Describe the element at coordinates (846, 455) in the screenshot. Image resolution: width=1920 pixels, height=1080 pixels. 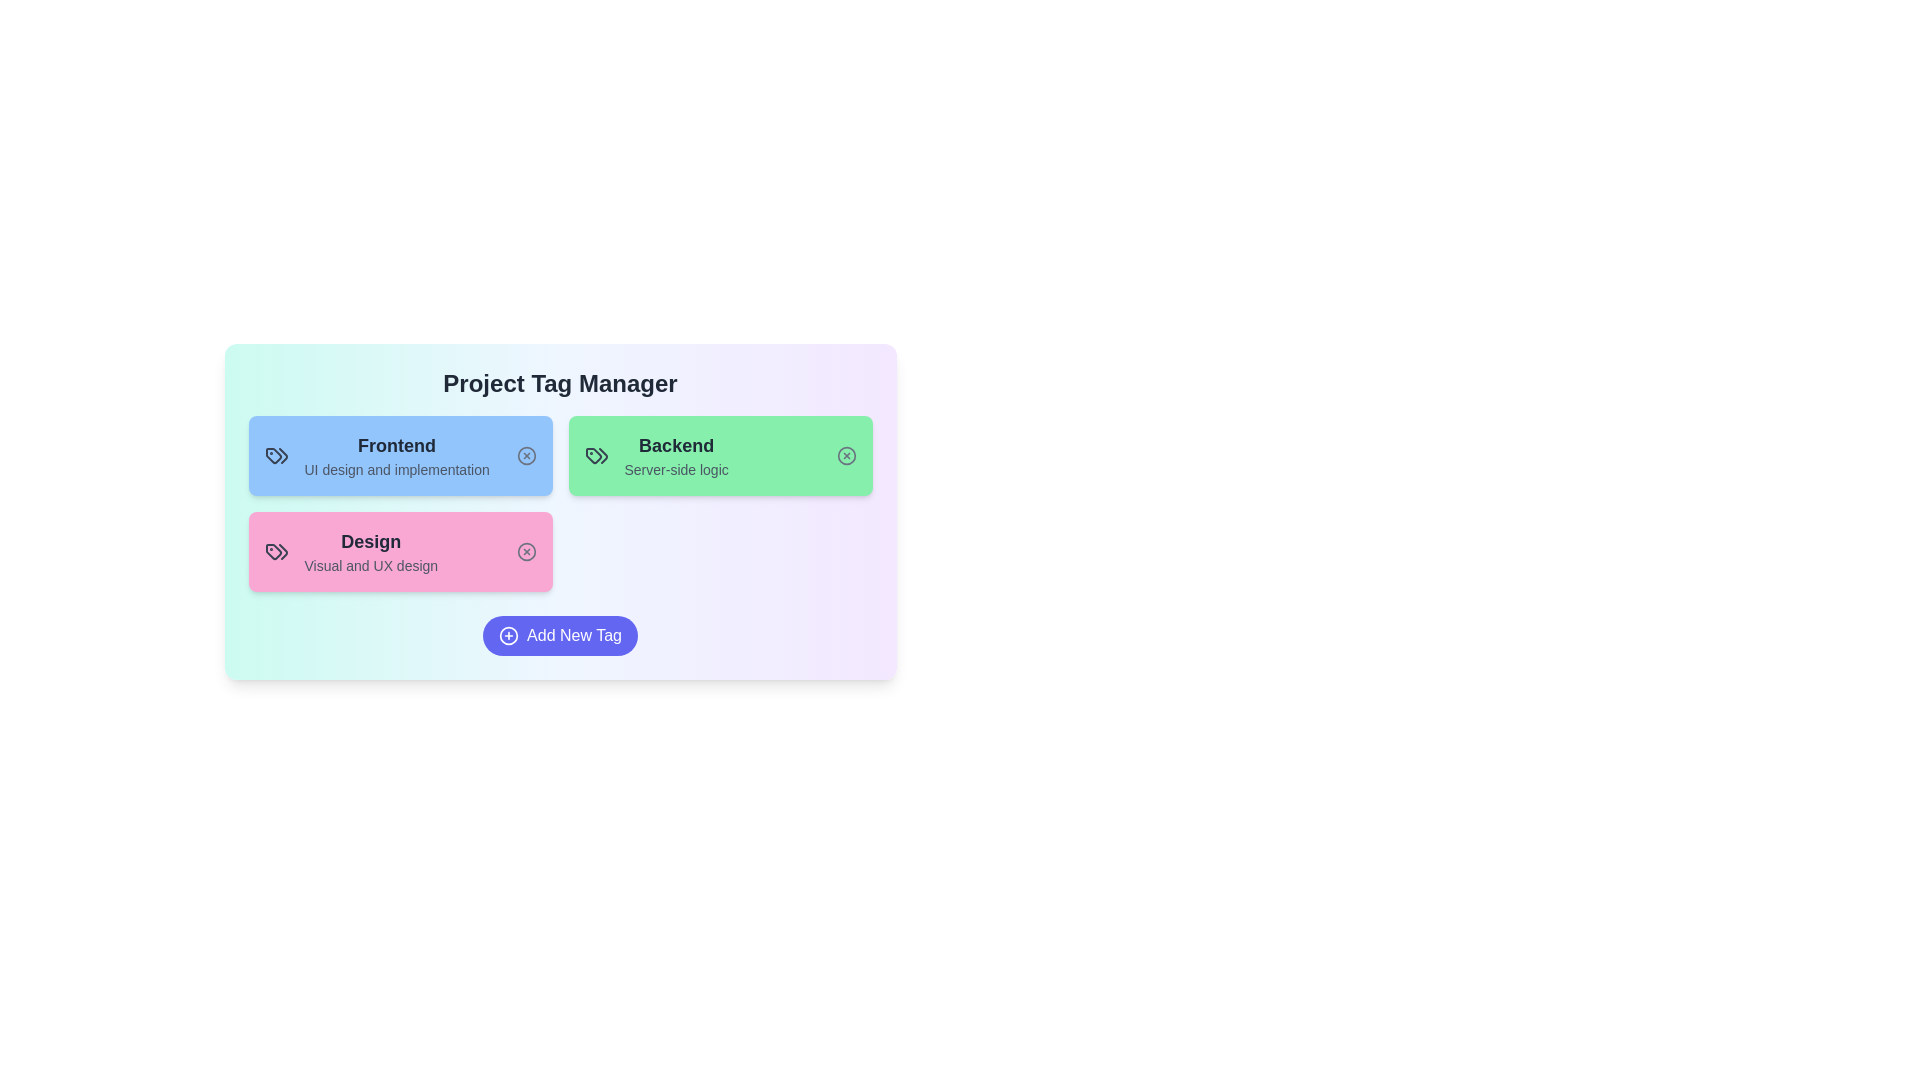
I see `remove button of the tag named Backend to delete it` at that location.